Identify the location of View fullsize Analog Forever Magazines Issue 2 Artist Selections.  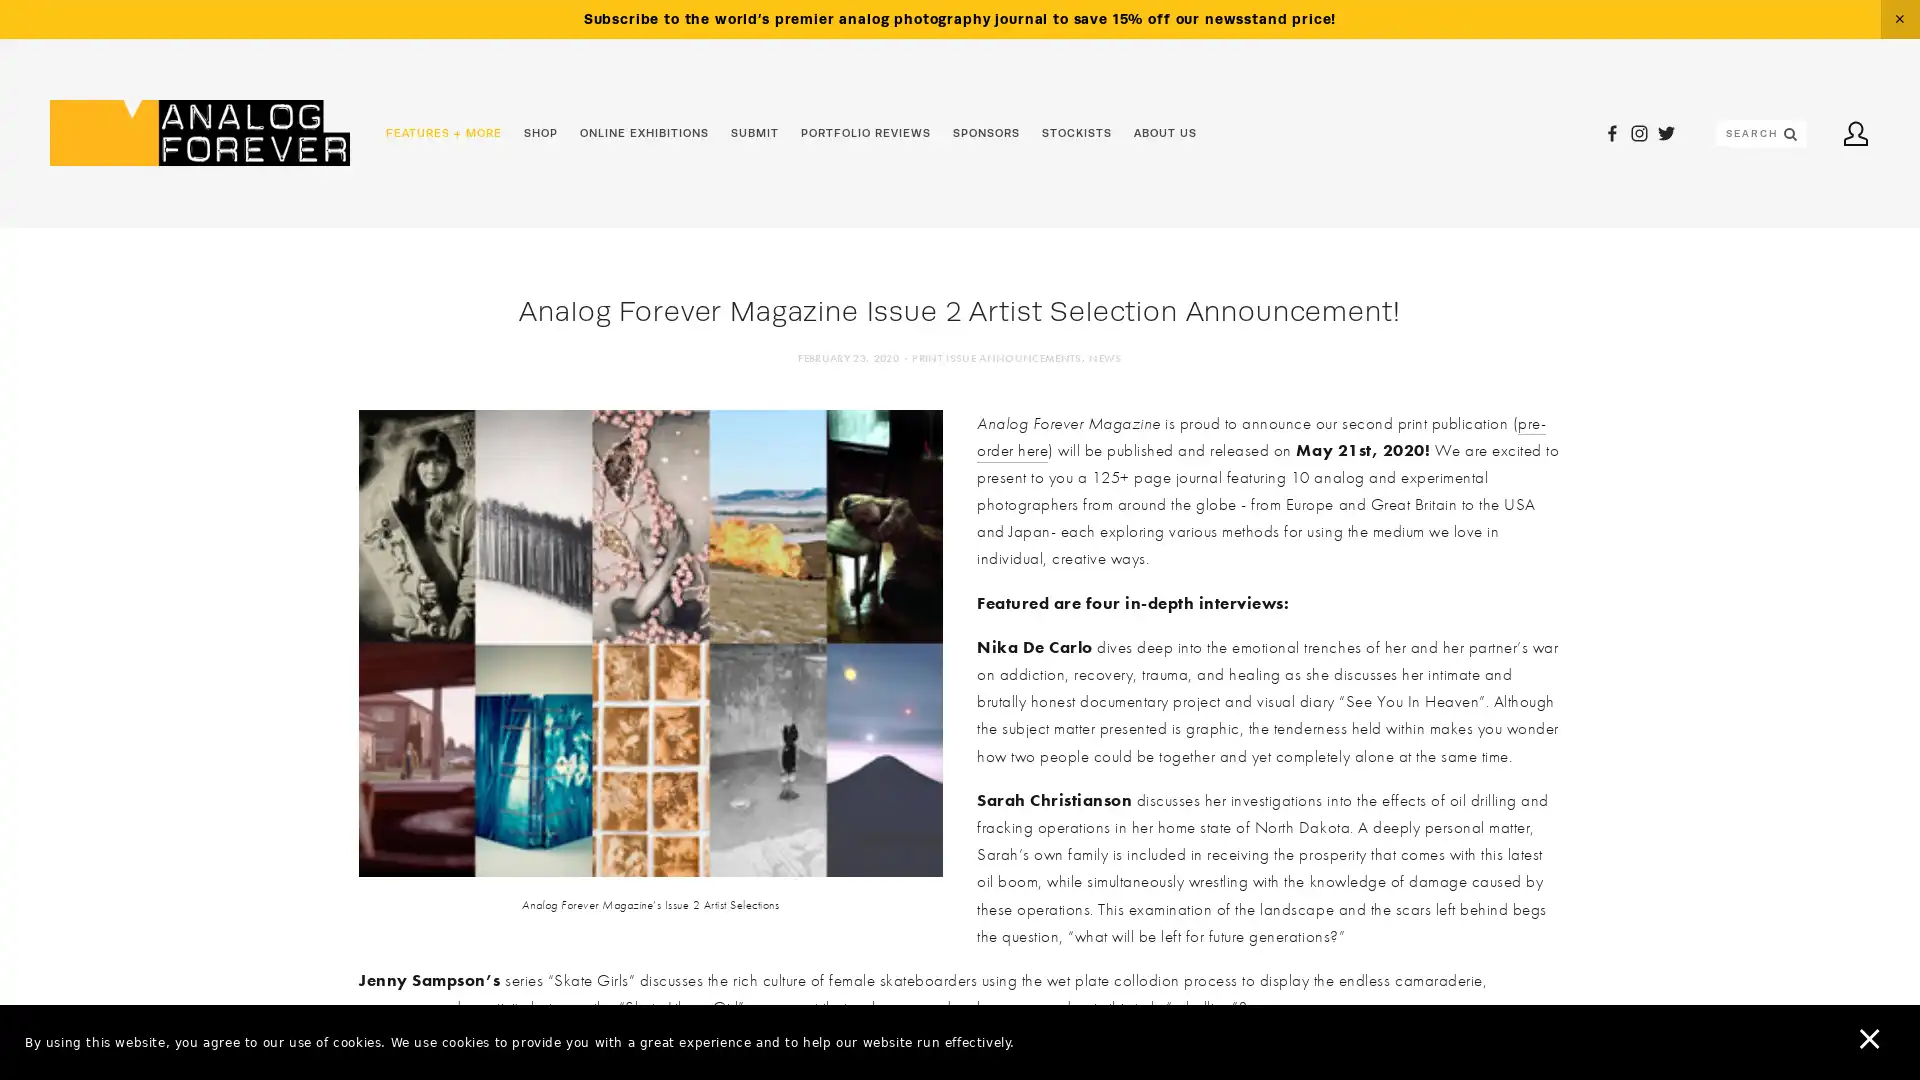
(651, 642).